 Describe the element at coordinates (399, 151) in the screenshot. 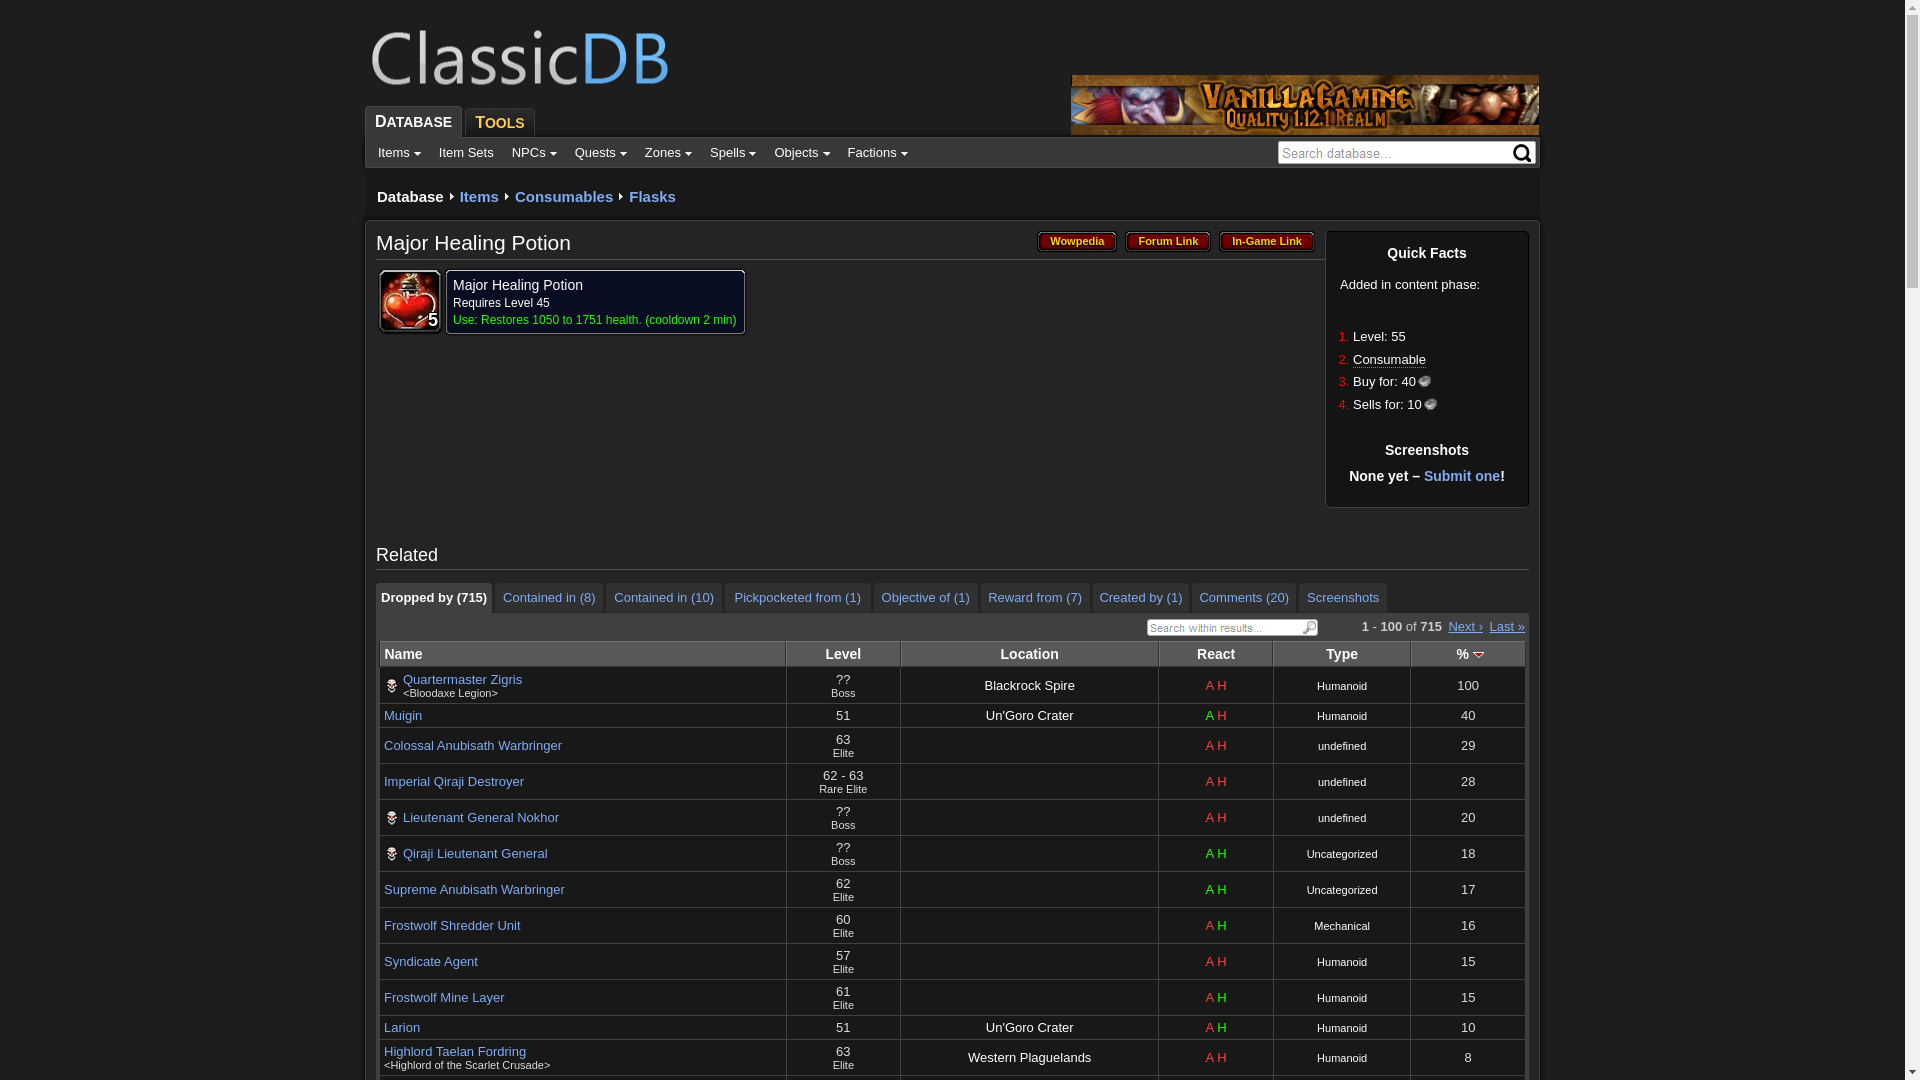

I see `'Items'` at that location.